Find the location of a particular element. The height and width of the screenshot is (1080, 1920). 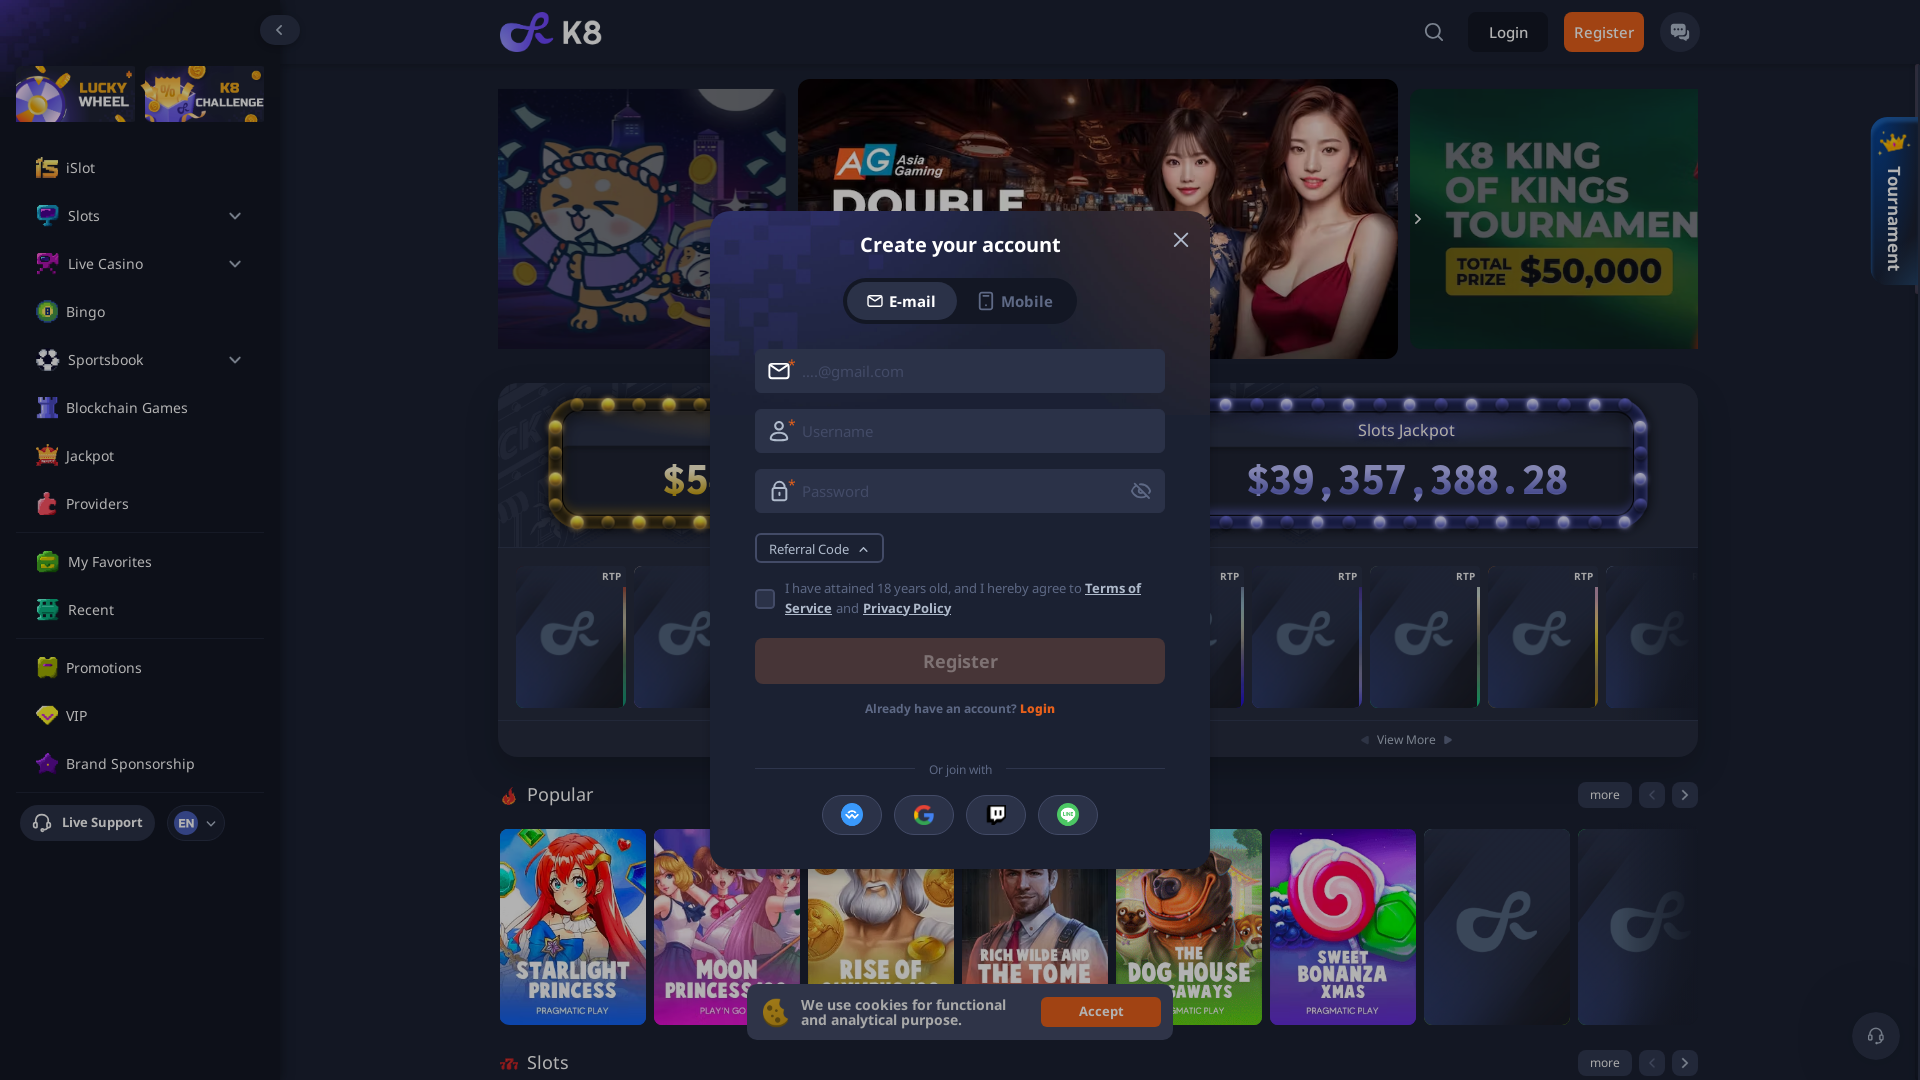

'next' is located at coordinates (1683, 1062).